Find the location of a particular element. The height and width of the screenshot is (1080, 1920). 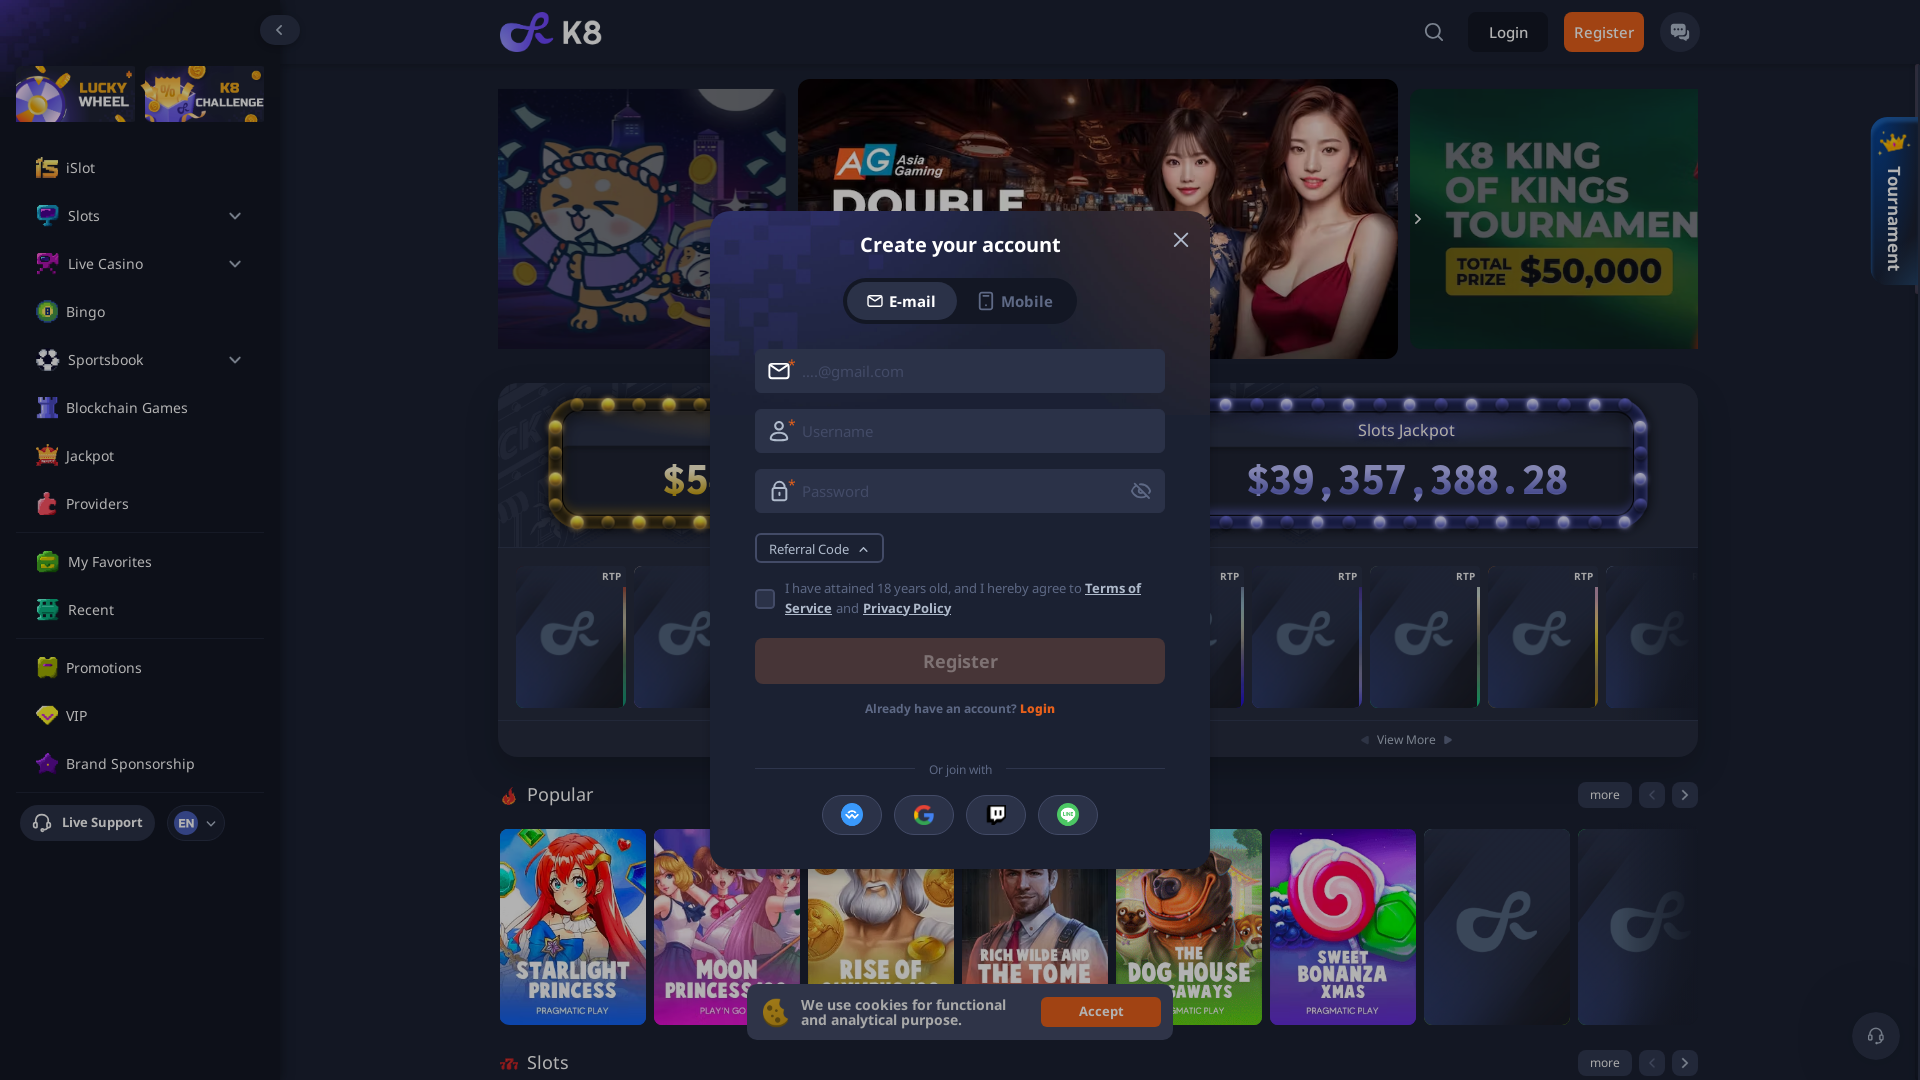

'next' is located at coordinates (1683, 1062).